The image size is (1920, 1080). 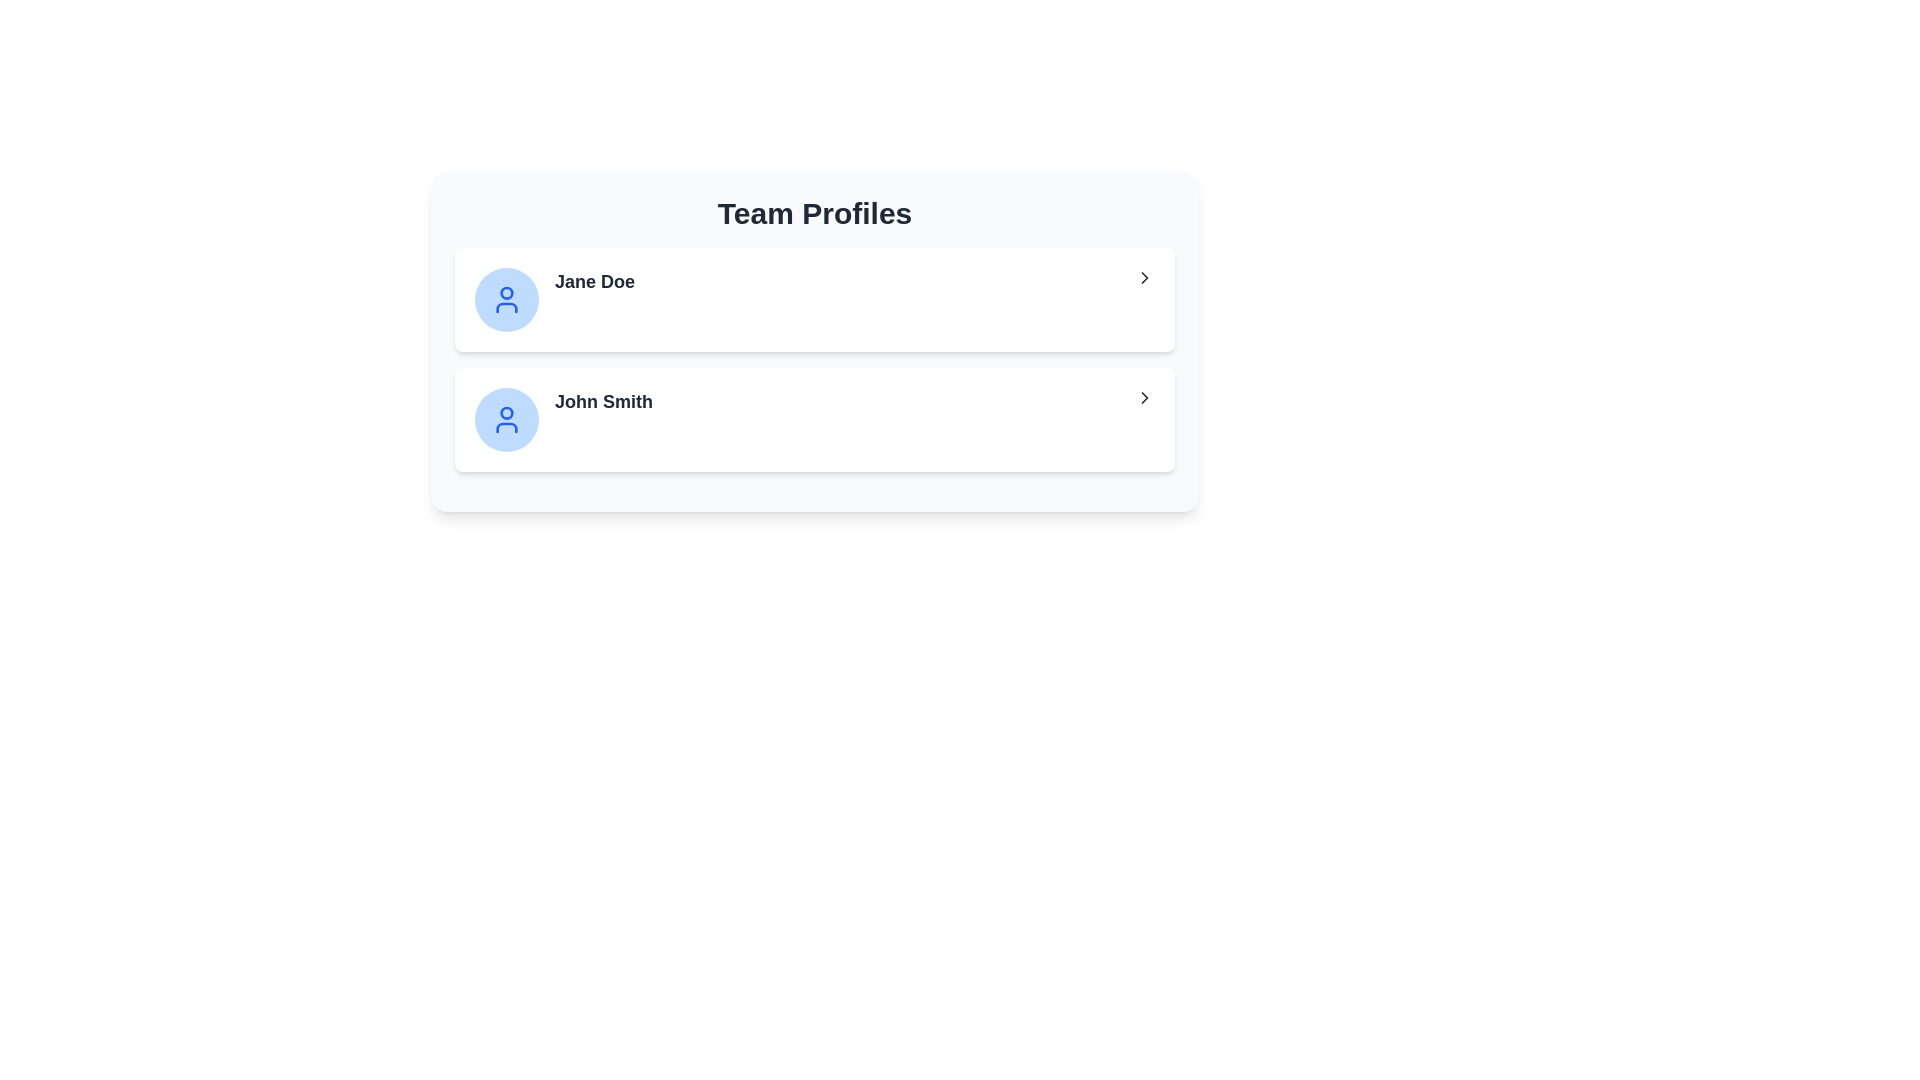 I want to click on the text label indicating the name 'John Smith' in the second row of the 'Team Profiles' list, so click(x=603, y=401).